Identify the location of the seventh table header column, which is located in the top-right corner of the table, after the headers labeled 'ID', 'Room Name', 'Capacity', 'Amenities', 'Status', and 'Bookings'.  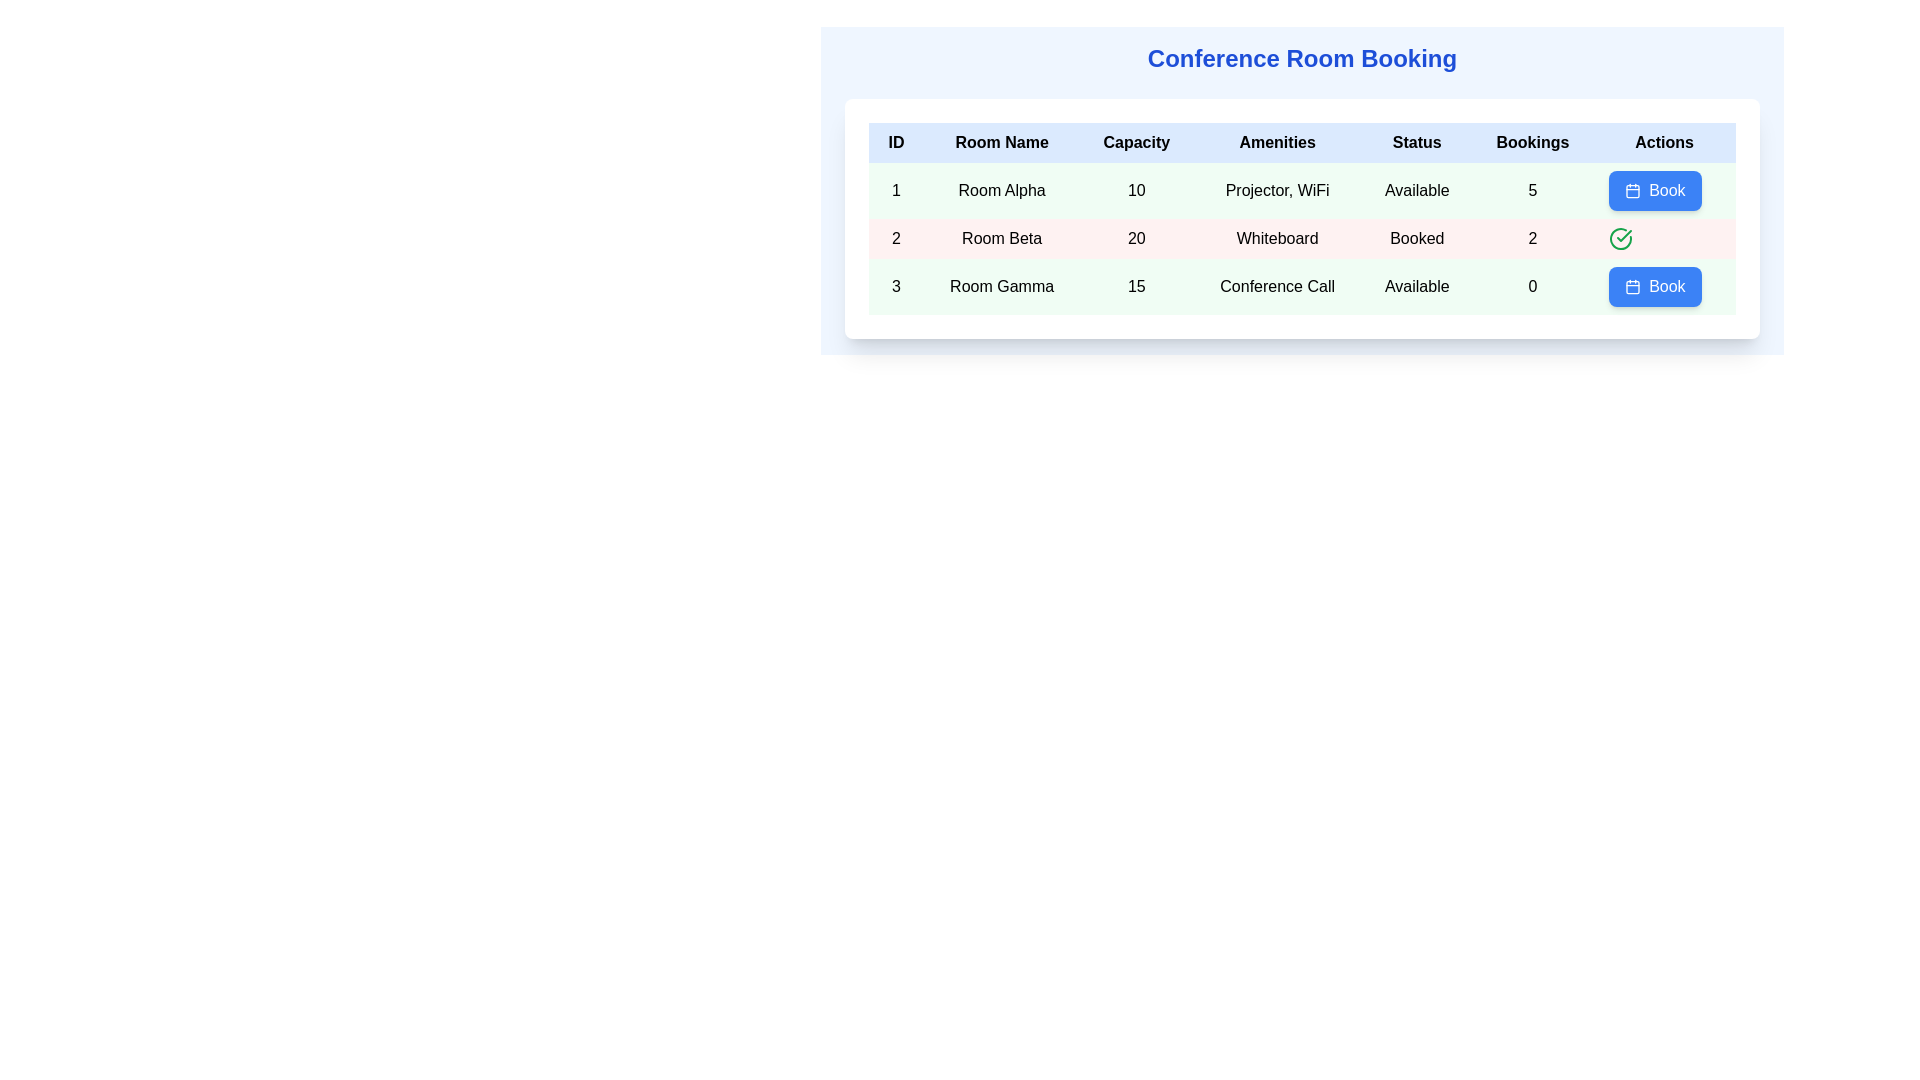
(1664, 141).